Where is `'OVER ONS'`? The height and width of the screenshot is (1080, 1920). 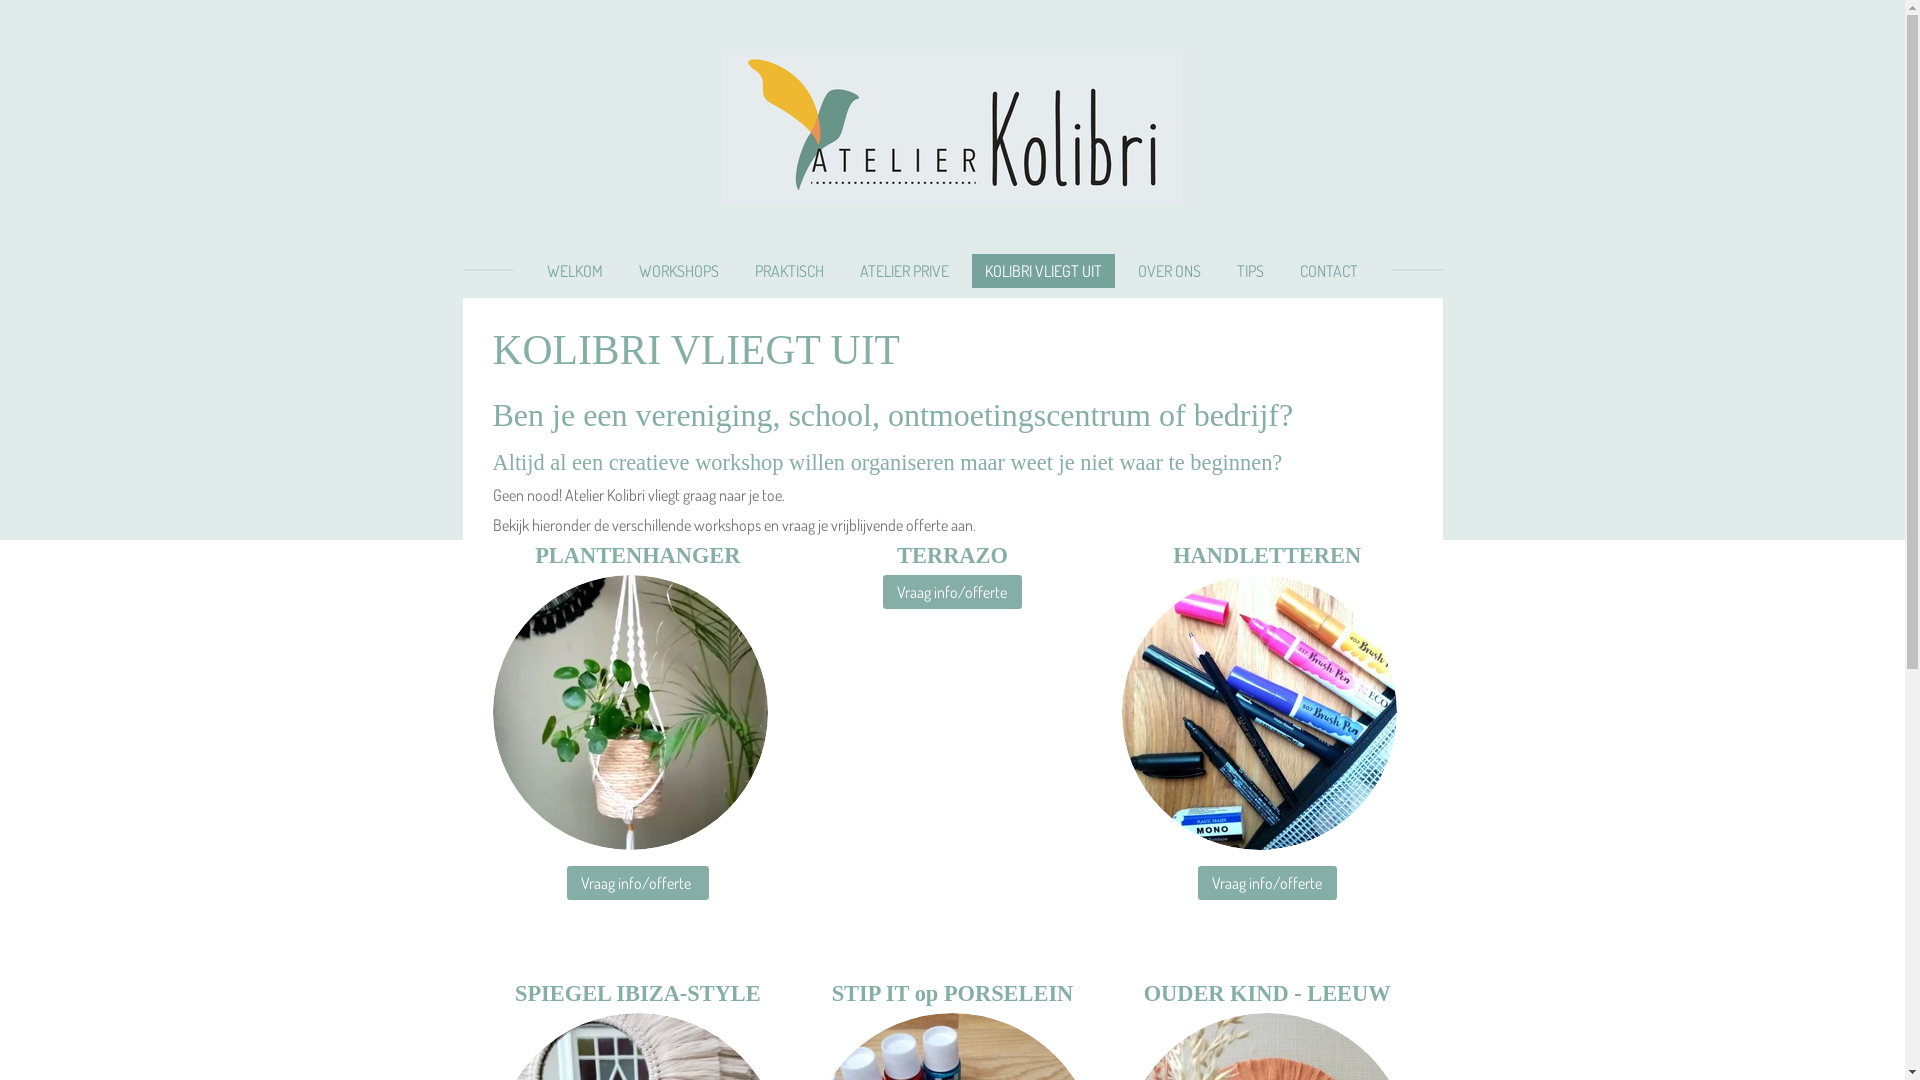 'OVER ONS' is located at coordinates (1169, 270).